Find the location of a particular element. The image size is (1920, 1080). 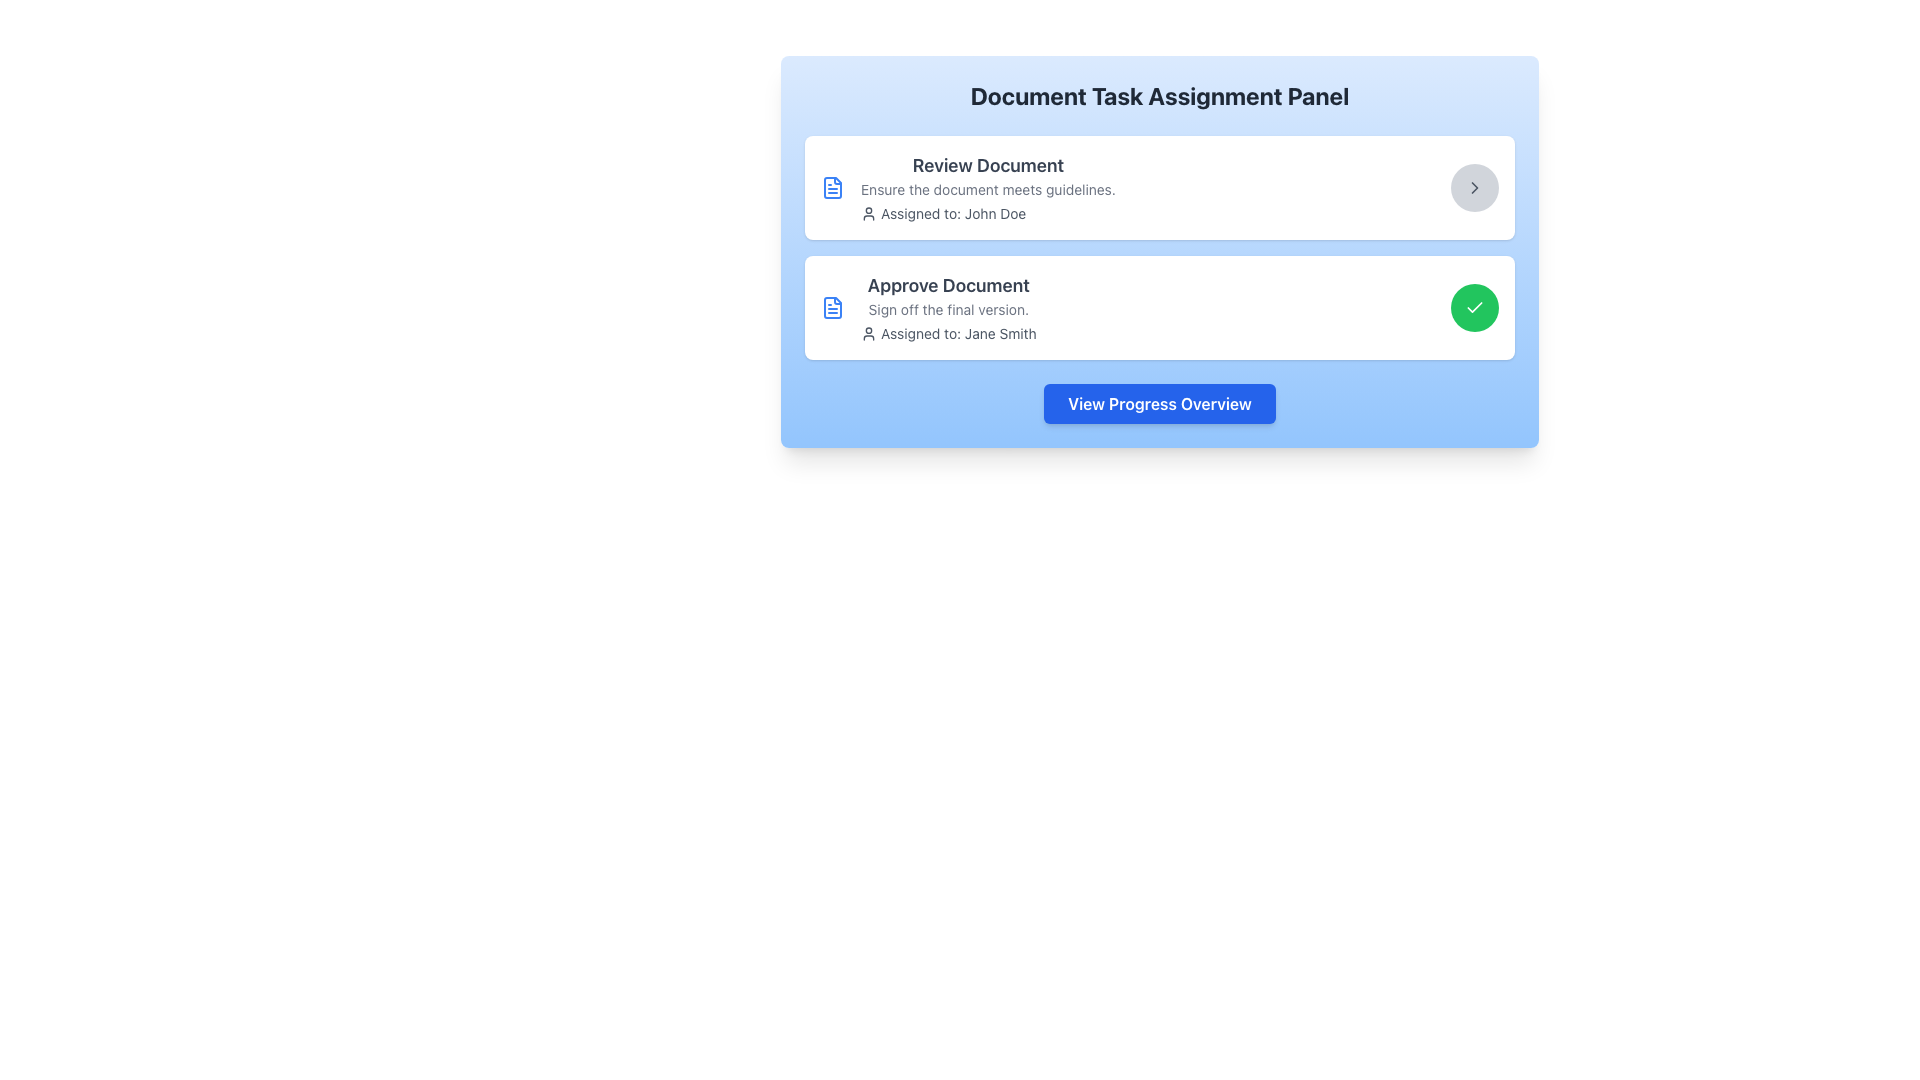

the text element that reads 'Assigned to: John Doe' with a user avatar icon, located in the 'Review Document' section of the task assignment panel is located at coordinates (988, 213).